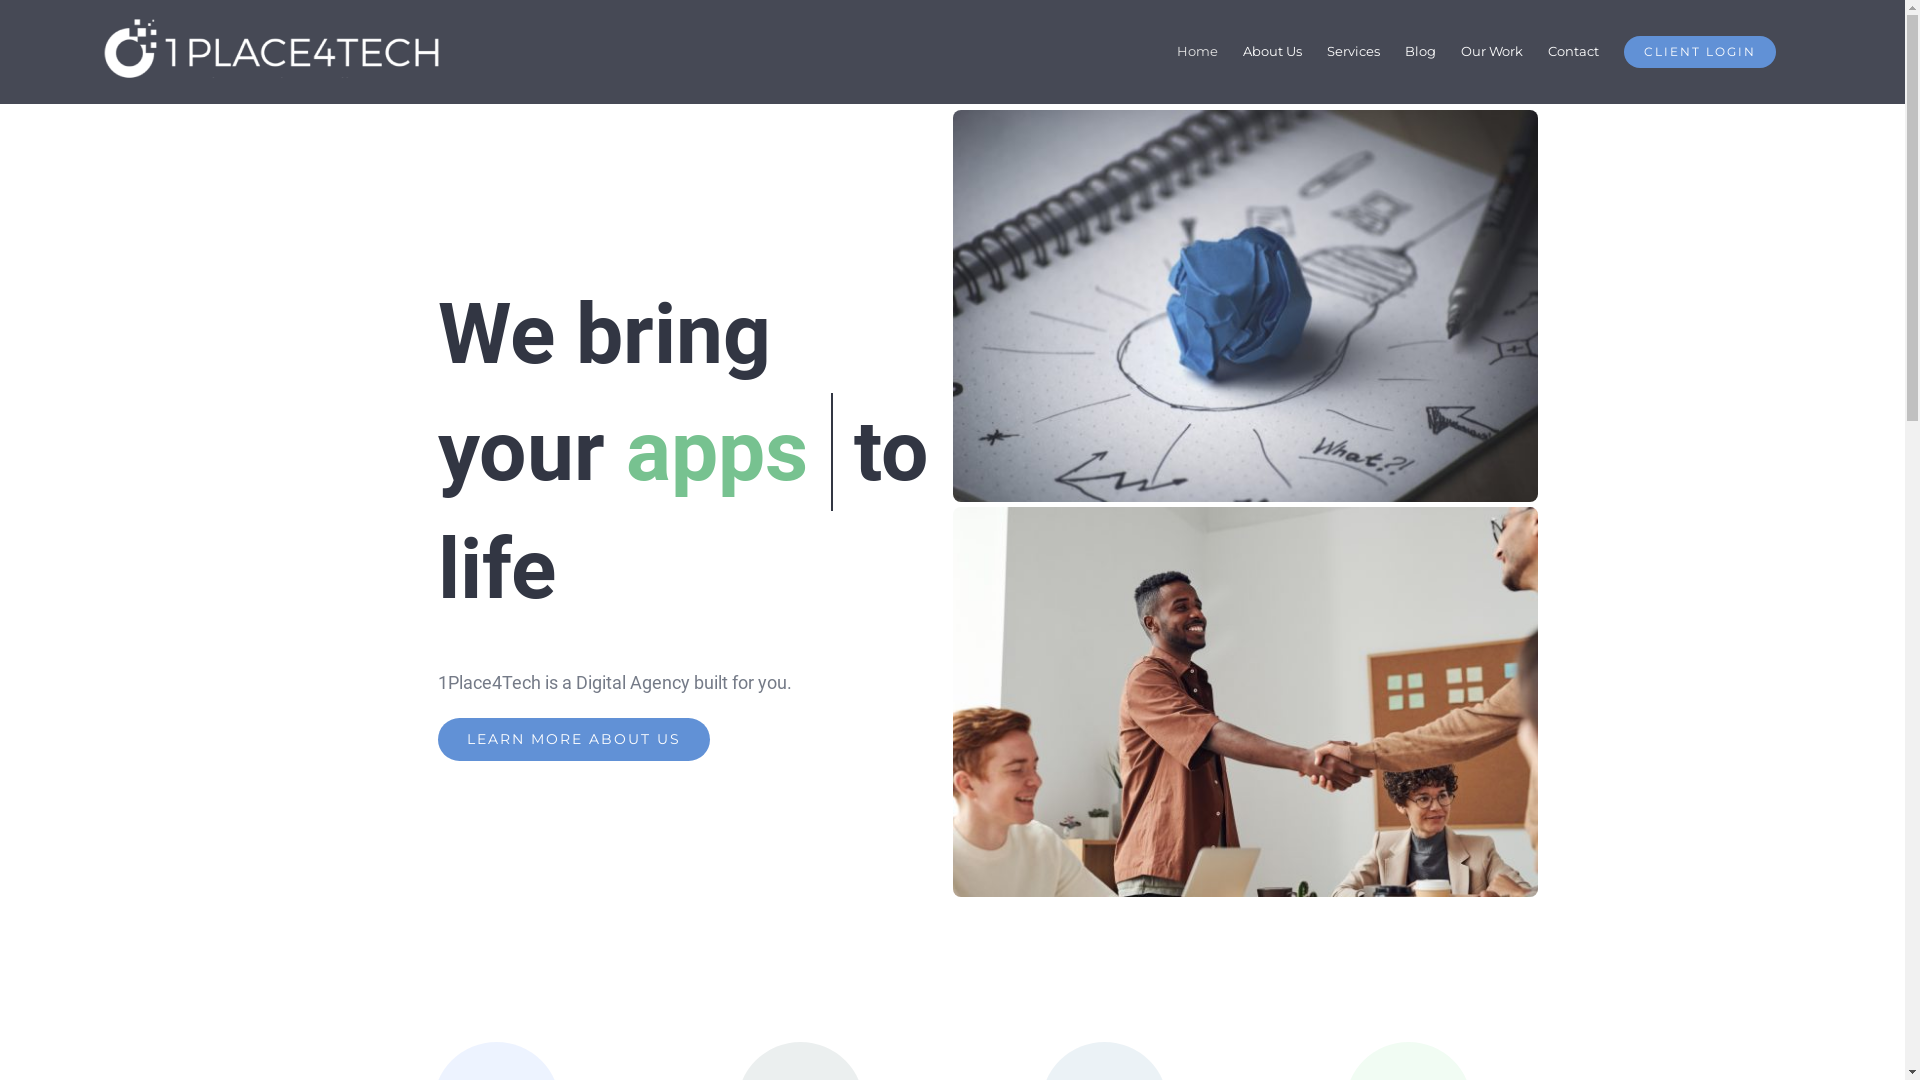 This screenshot has height=1080, width=1920. I want to click on 'About Us', so click(1271, 50).